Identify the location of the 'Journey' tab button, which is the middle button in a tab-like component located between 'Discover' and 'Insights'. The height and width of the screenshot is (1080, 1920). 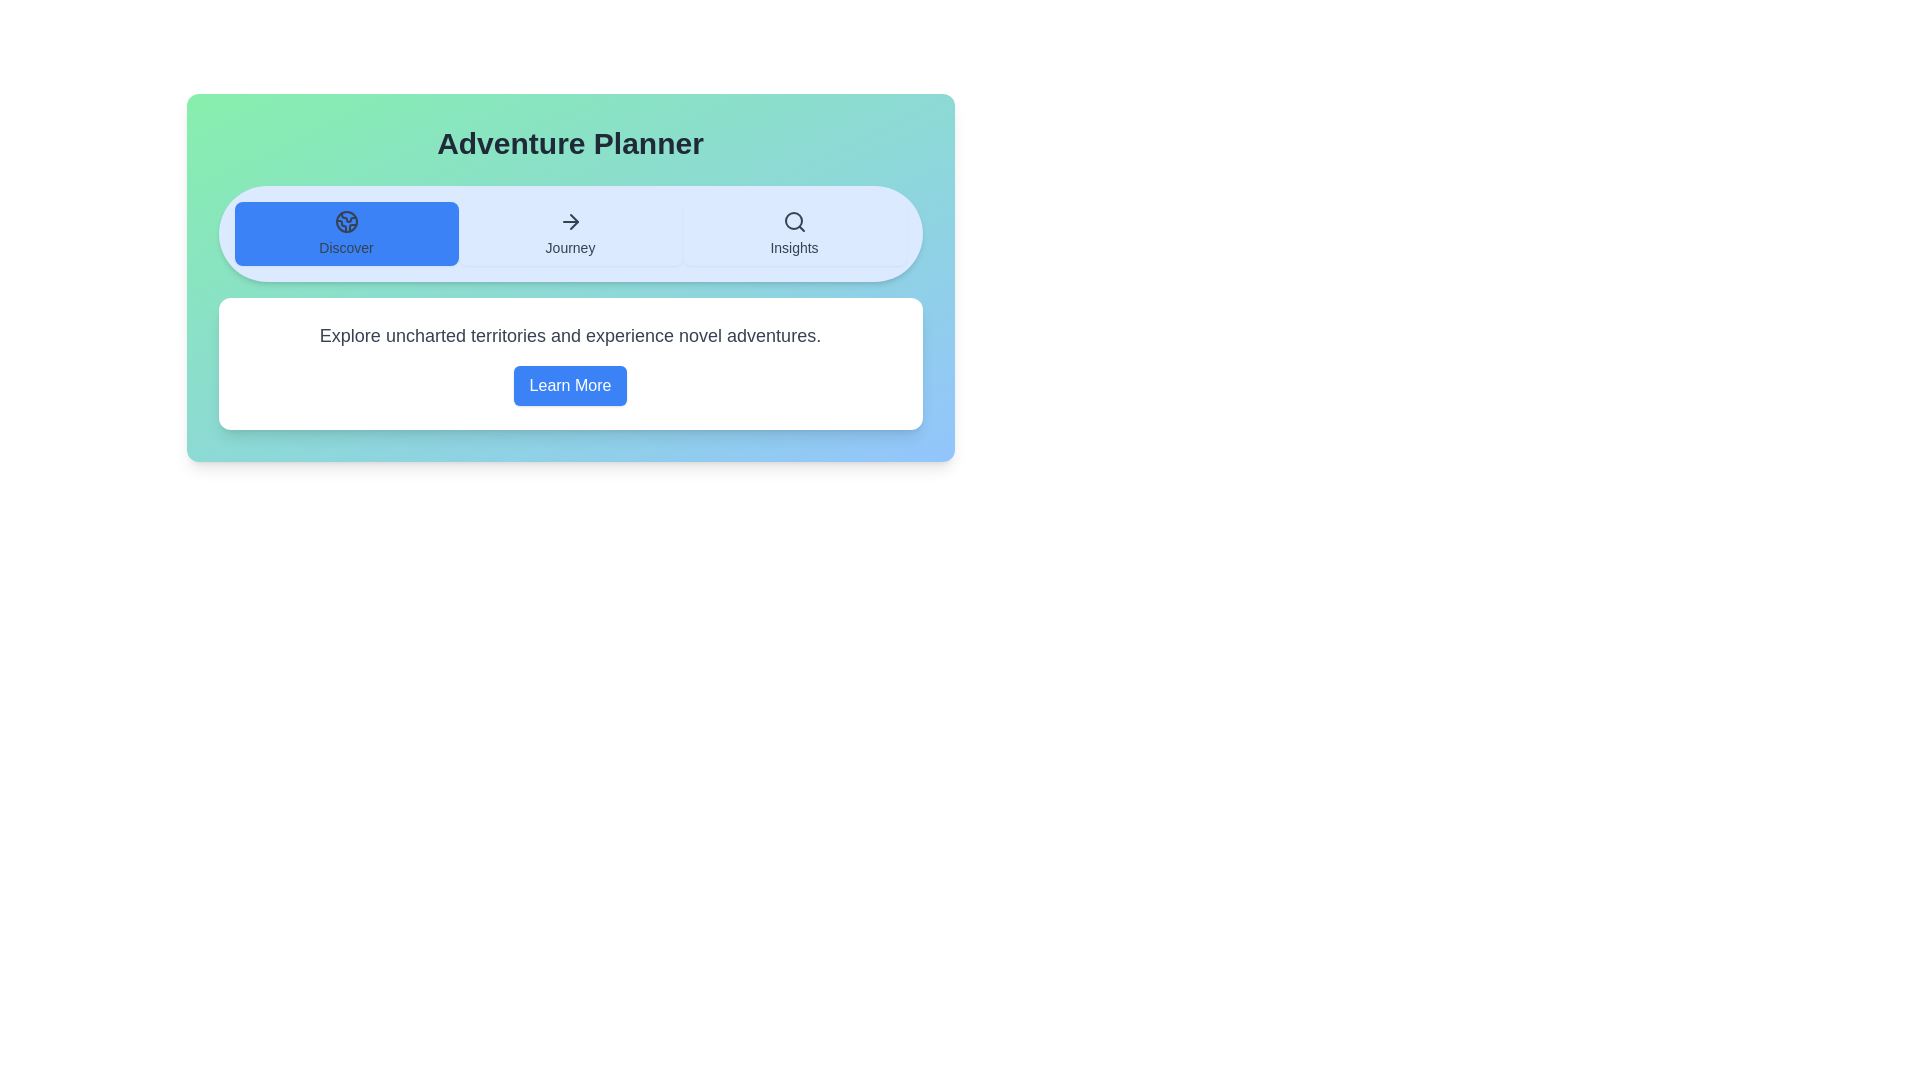
(569, 233).